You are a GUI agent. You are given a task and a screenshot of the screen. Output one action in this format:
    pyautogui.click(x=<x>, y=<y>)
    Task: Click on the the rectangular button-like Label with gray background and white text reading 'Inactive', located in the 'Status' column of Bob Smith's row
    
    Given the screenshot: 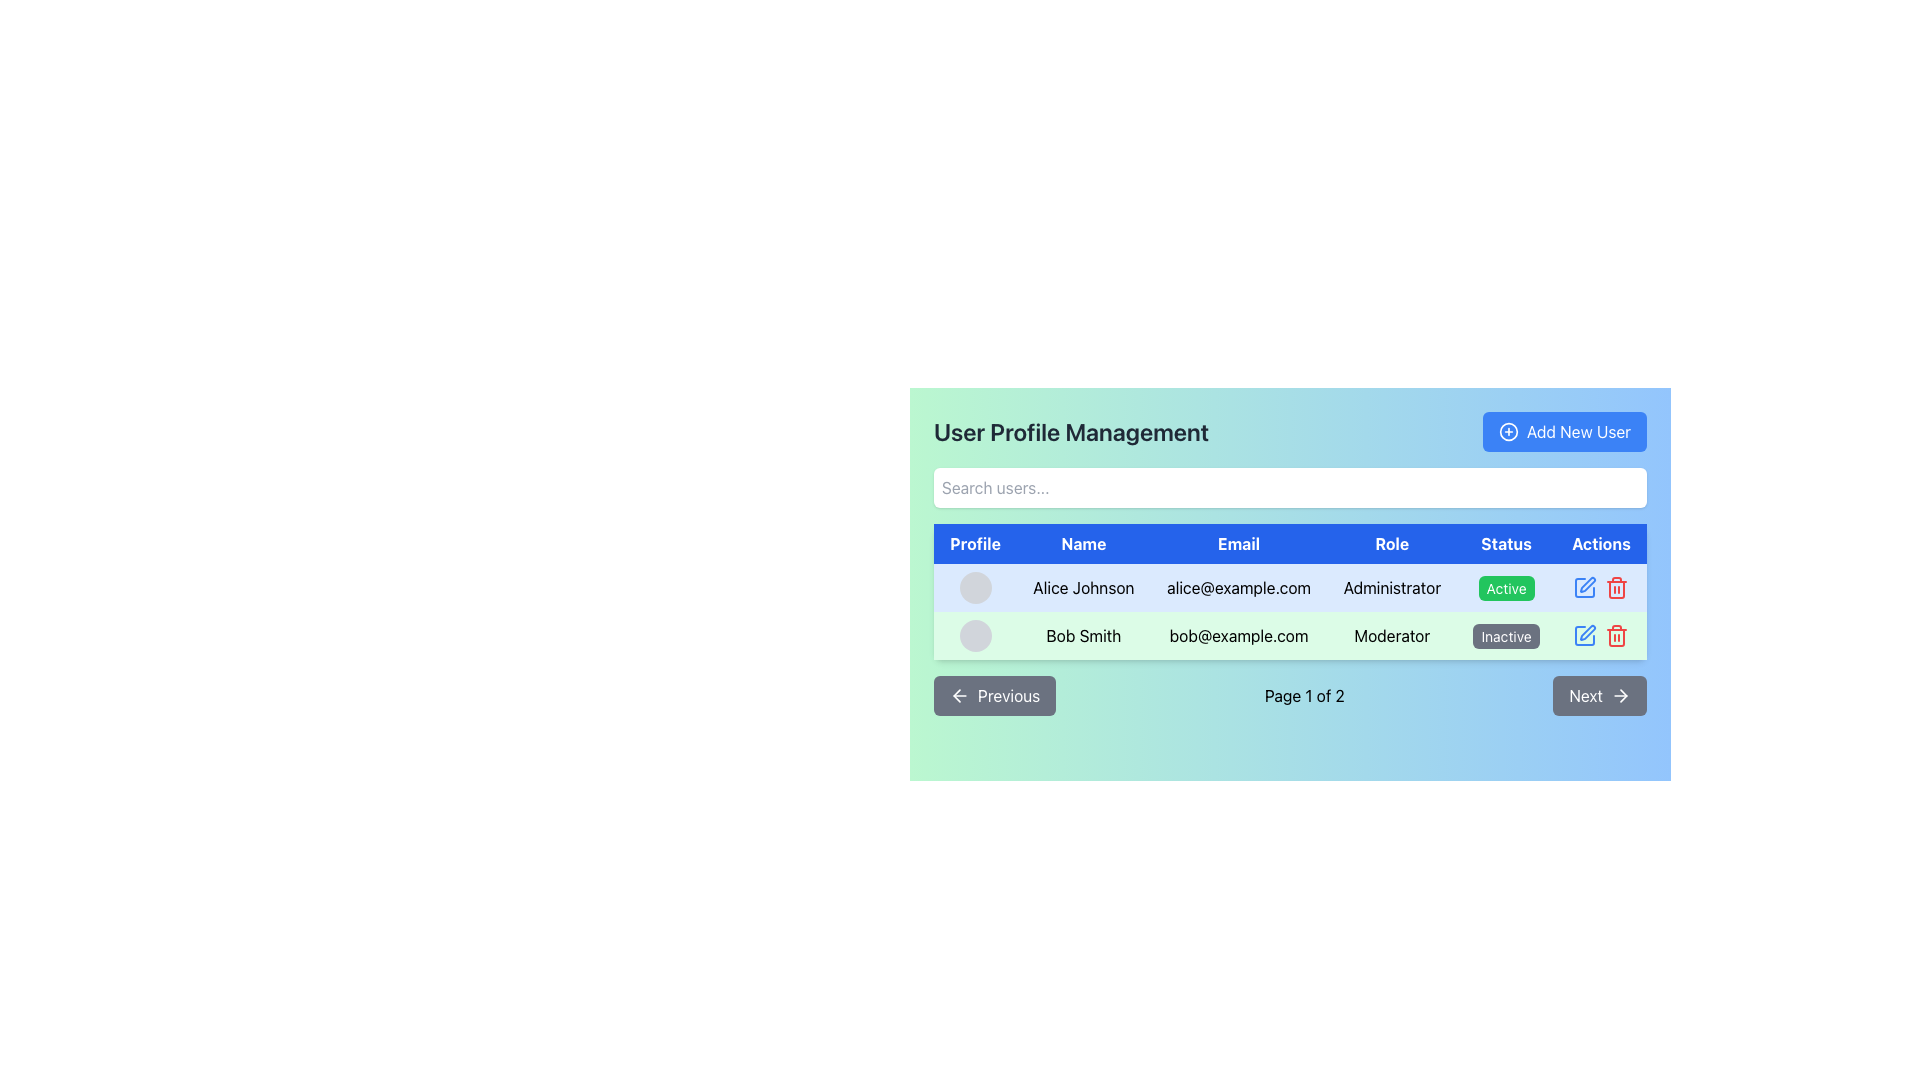 What is the action you would take?
    pyautogui.click(x=1506, y=636)
    